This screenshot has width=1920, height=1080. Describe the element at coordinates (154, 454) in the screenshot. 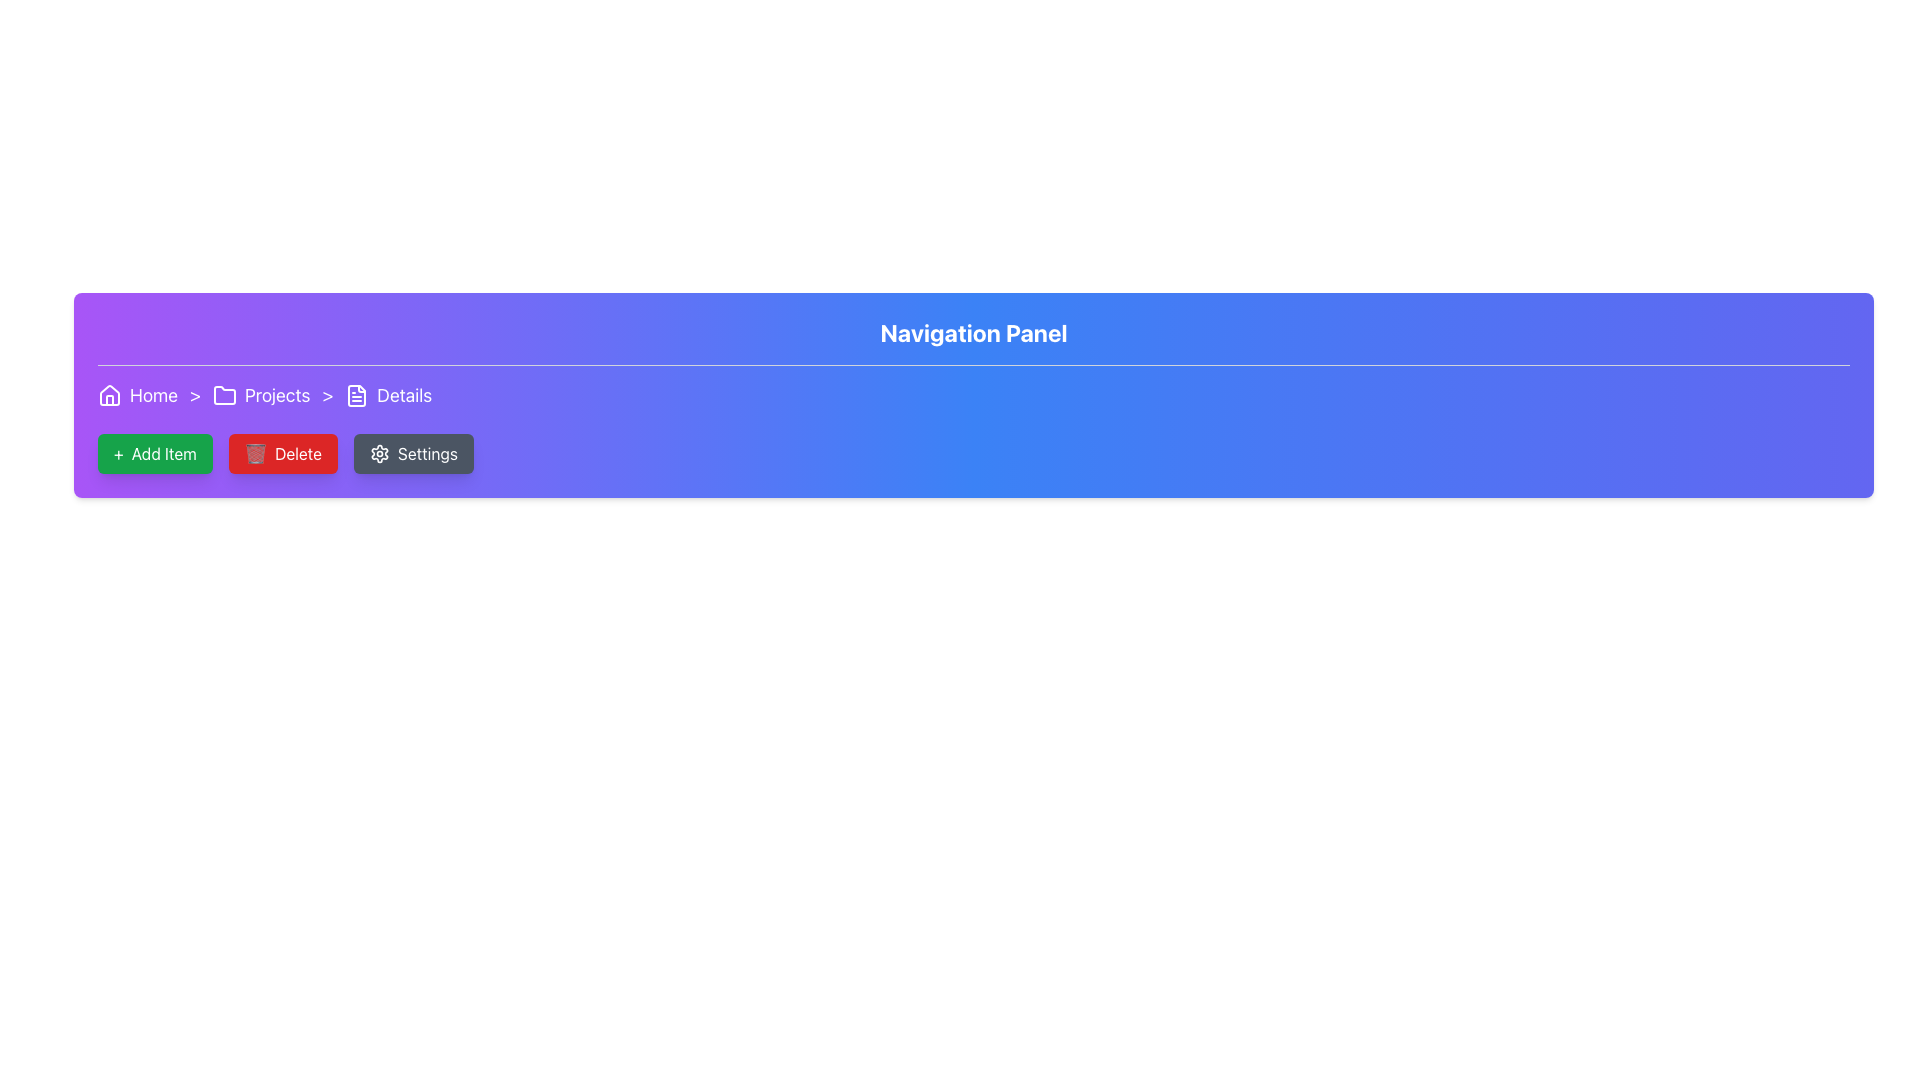

I see `the 'Add New Item' button located to the left of the 'Delete' and 'Settings' buttons, positioned in the middle-left portion of the interface below the breadcrumb navigation bar` at that location.